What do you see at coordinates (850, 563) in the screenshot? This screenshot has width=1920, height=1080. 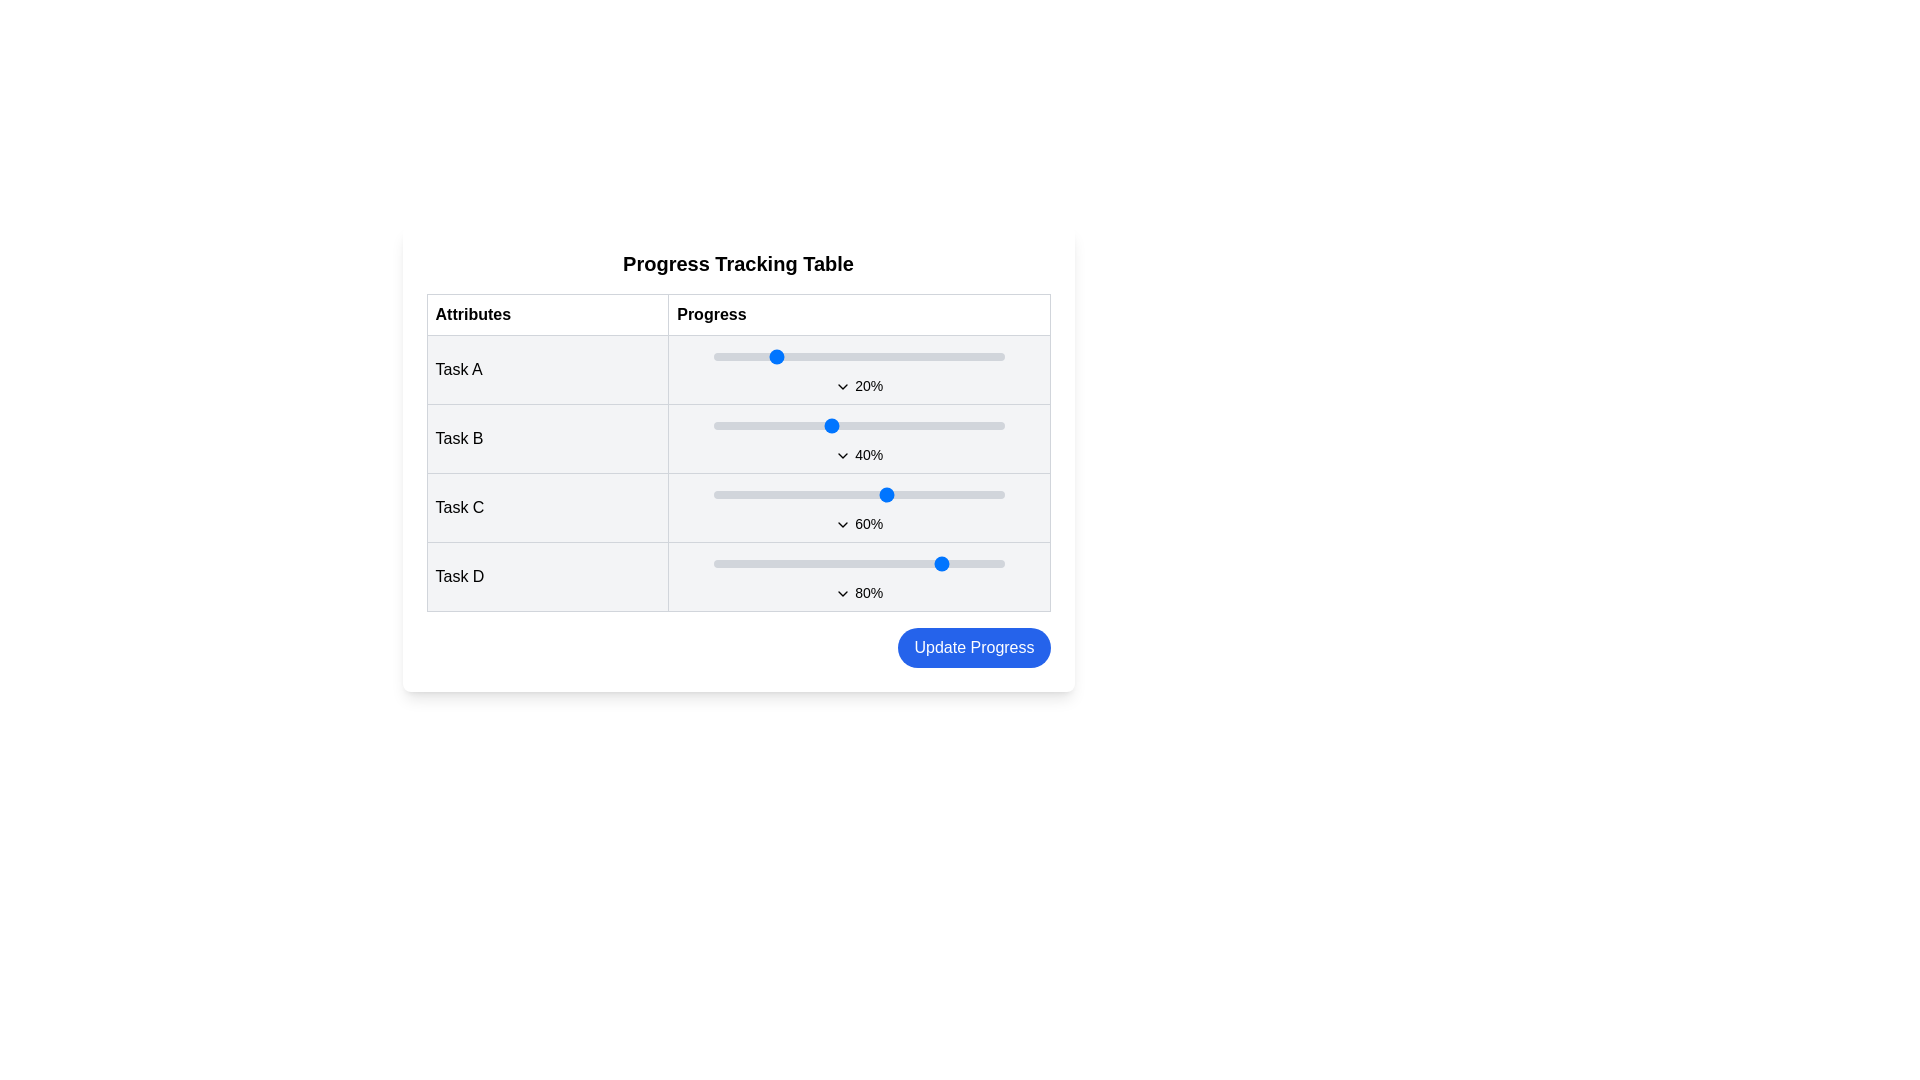 I see `task progress` at bounding box center [850, 563].